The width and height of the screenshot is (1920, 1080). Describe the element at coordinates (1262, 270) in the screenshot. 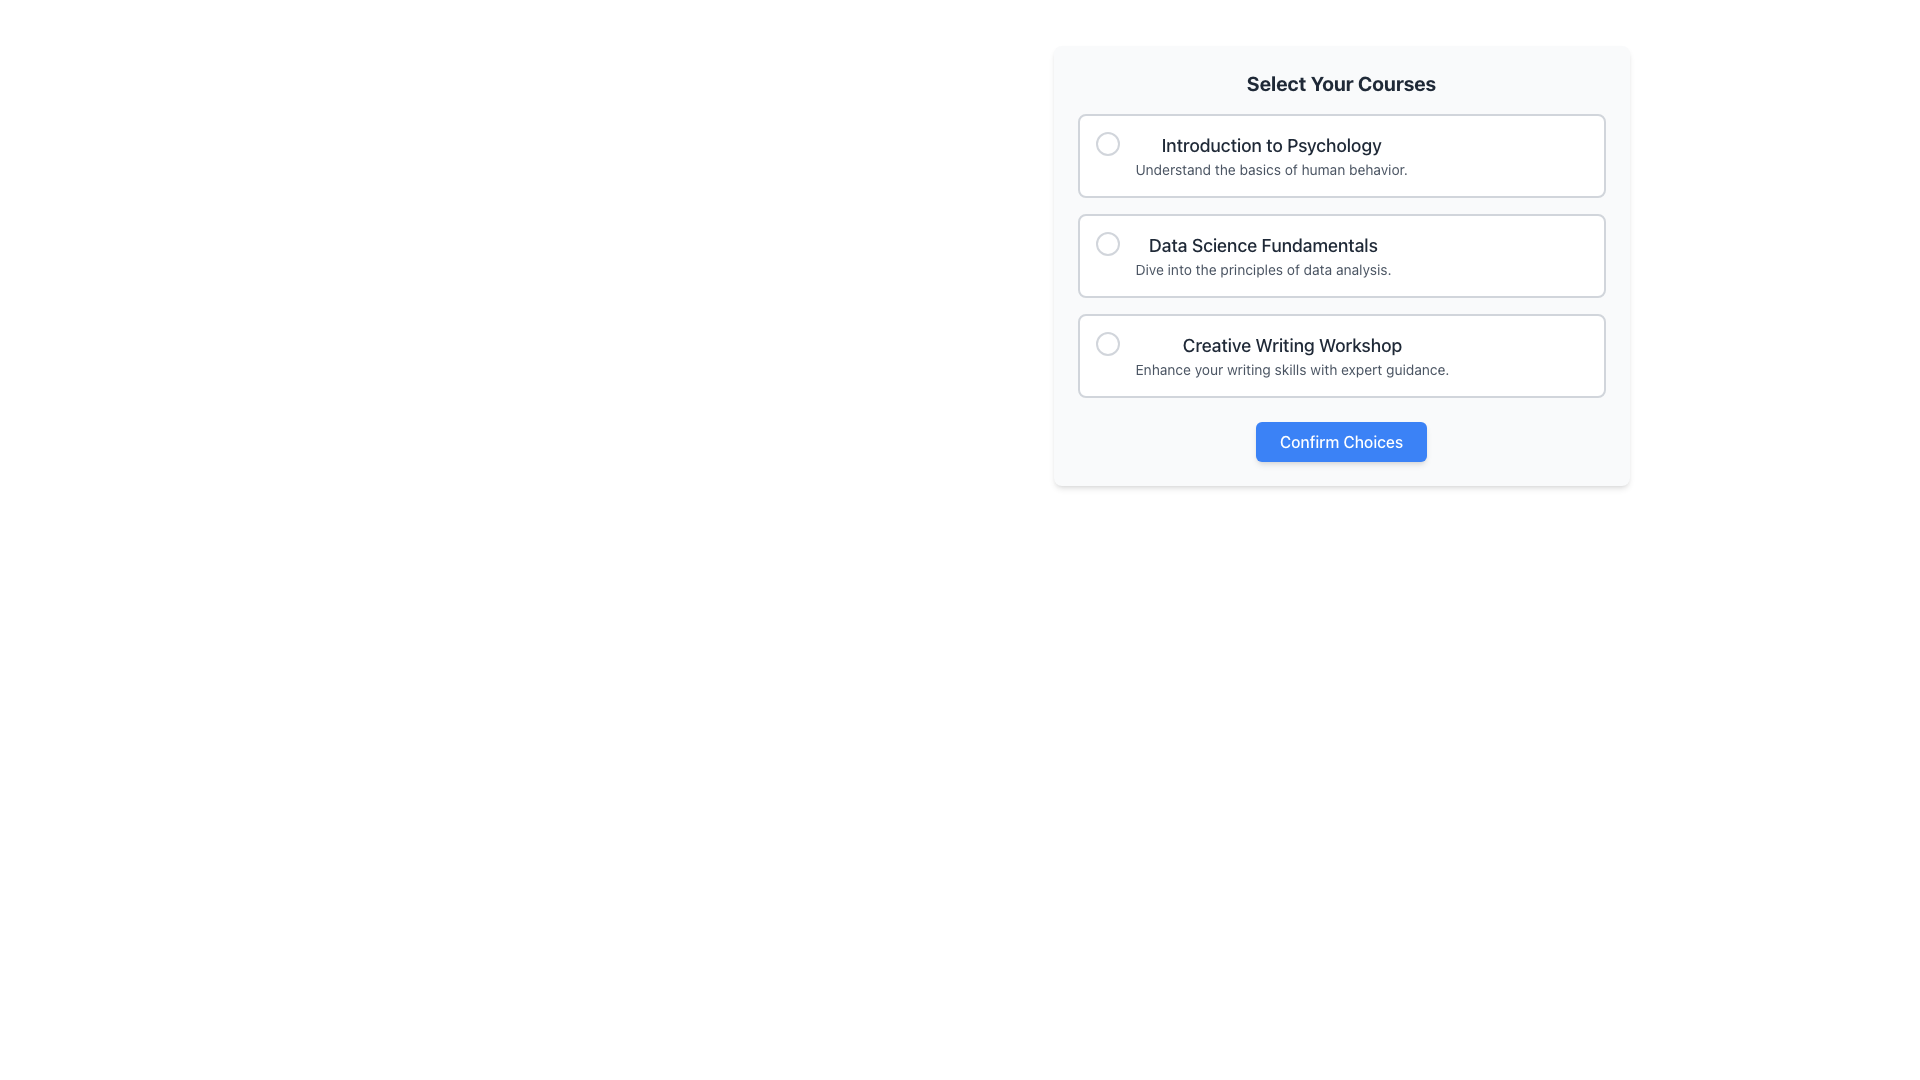

I see `the static text label reading 'Dive into the principles of data analysis.', which is located below the heading 'Data Science Fundamentals' in the second course option` at that location.